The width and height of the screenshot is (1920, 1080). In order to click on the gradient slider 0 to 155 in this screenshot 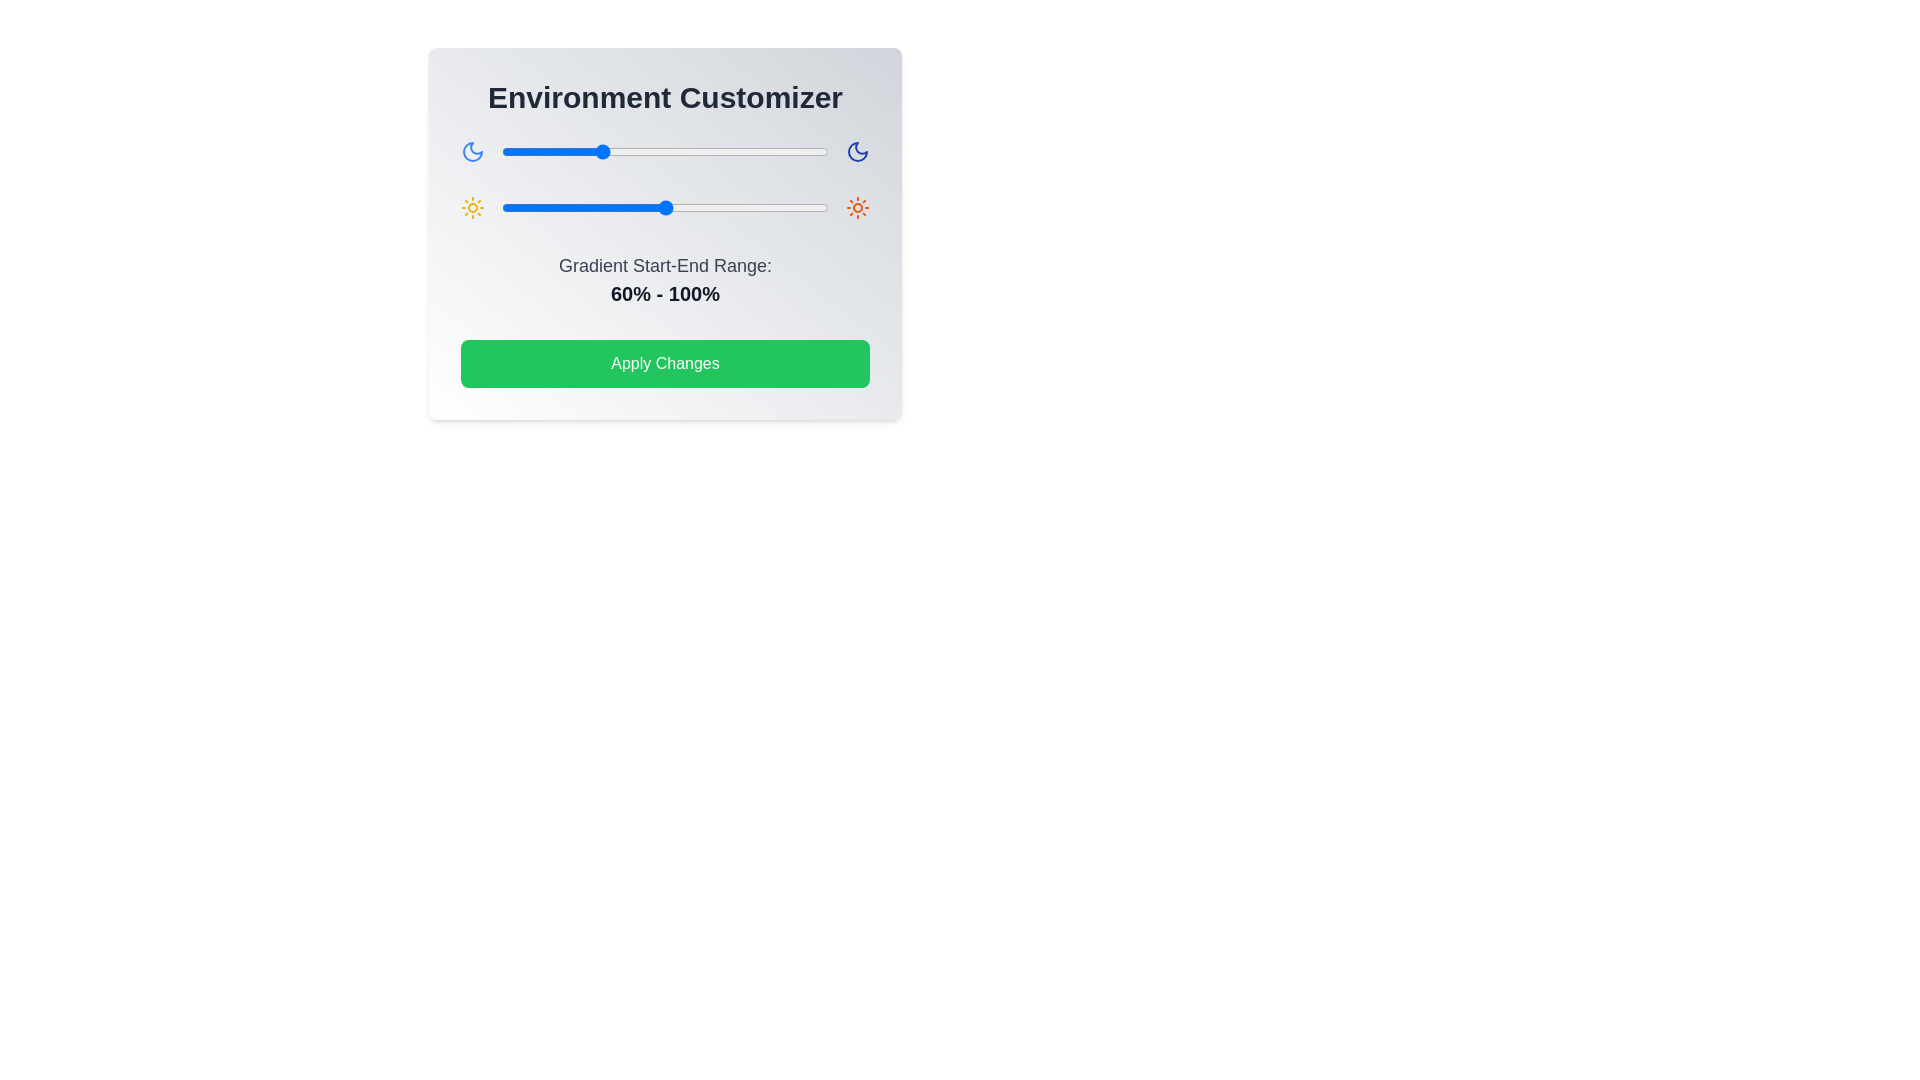, I will do `click(754, 150)`.